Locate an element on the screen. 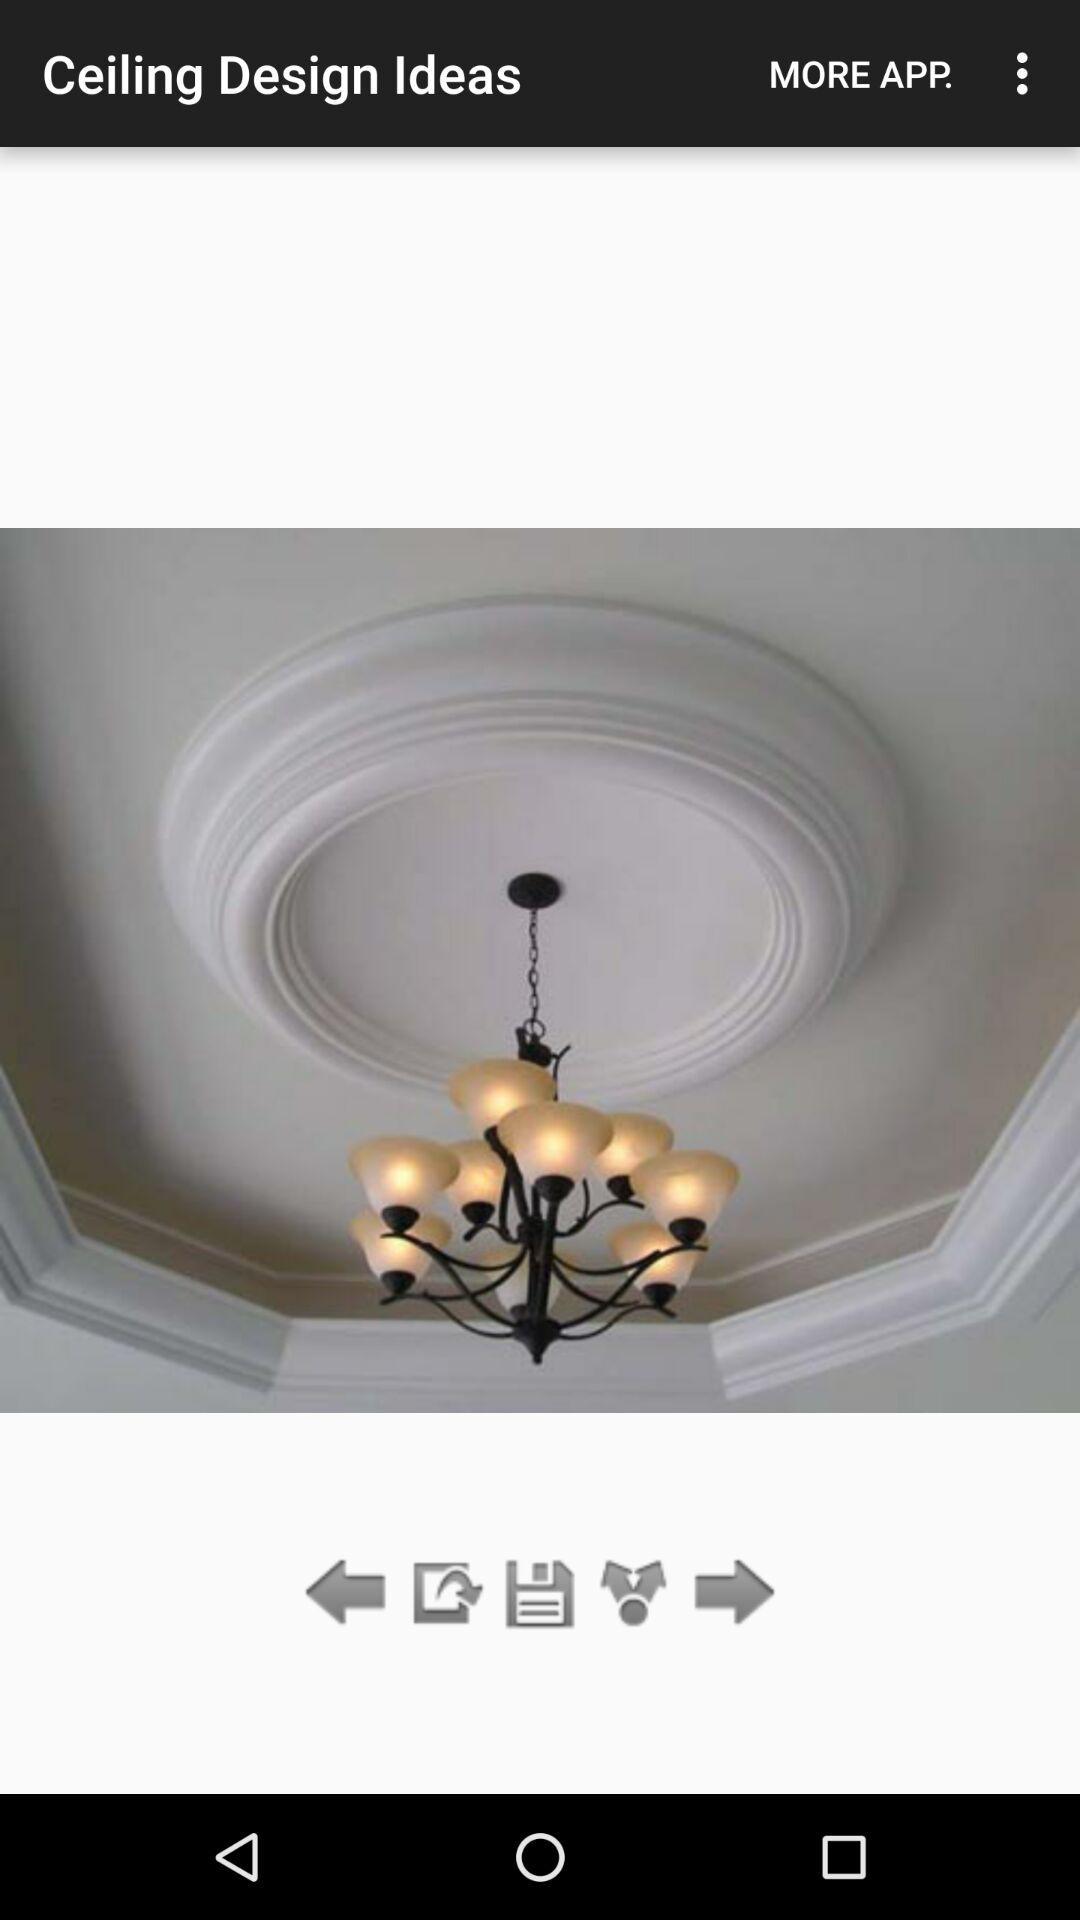 The height and width of the screenshot is (1920, 1080). next is located at coordinates (729, 1593).